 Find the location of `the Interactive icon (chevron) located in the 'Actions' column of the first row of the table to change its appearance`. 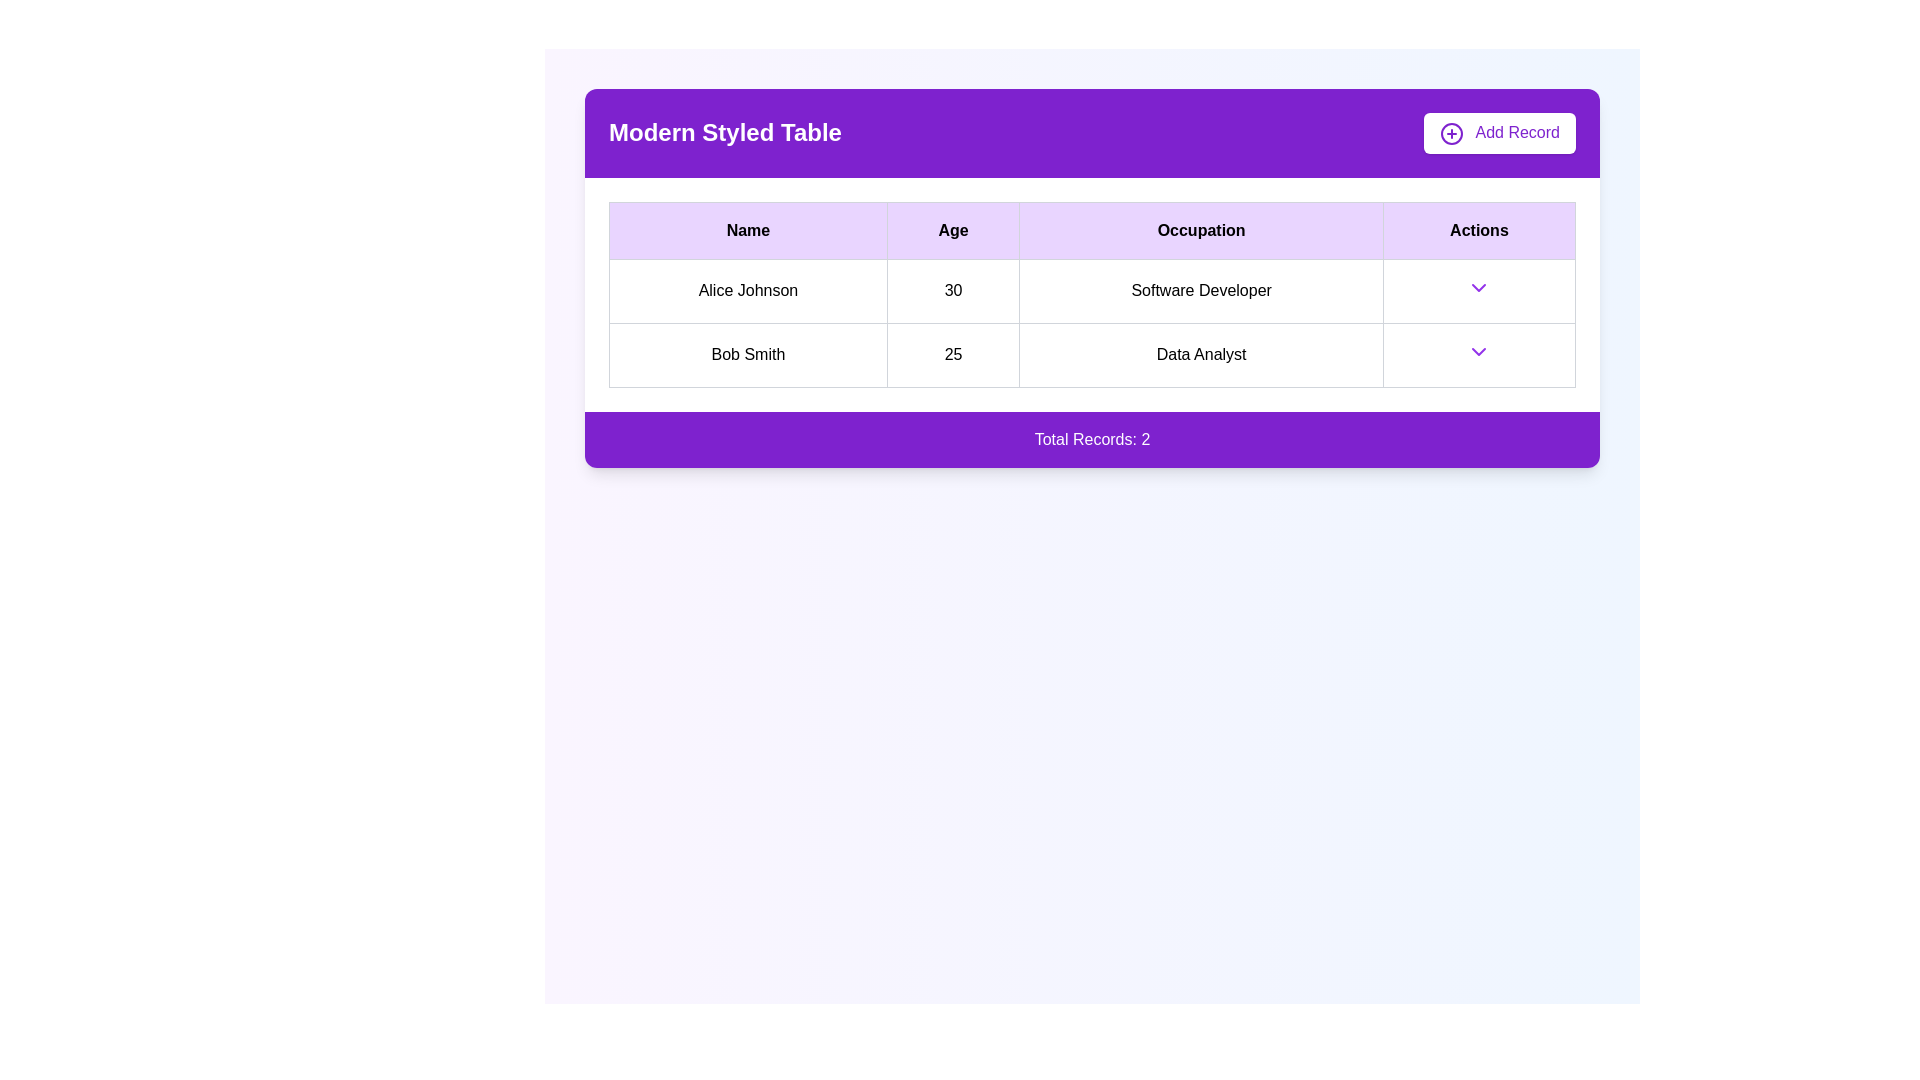

the Interactive icon (chevron) located in the 'Actions' column of the first row of the table to change its appearance is located at coordinates (1479, 287).